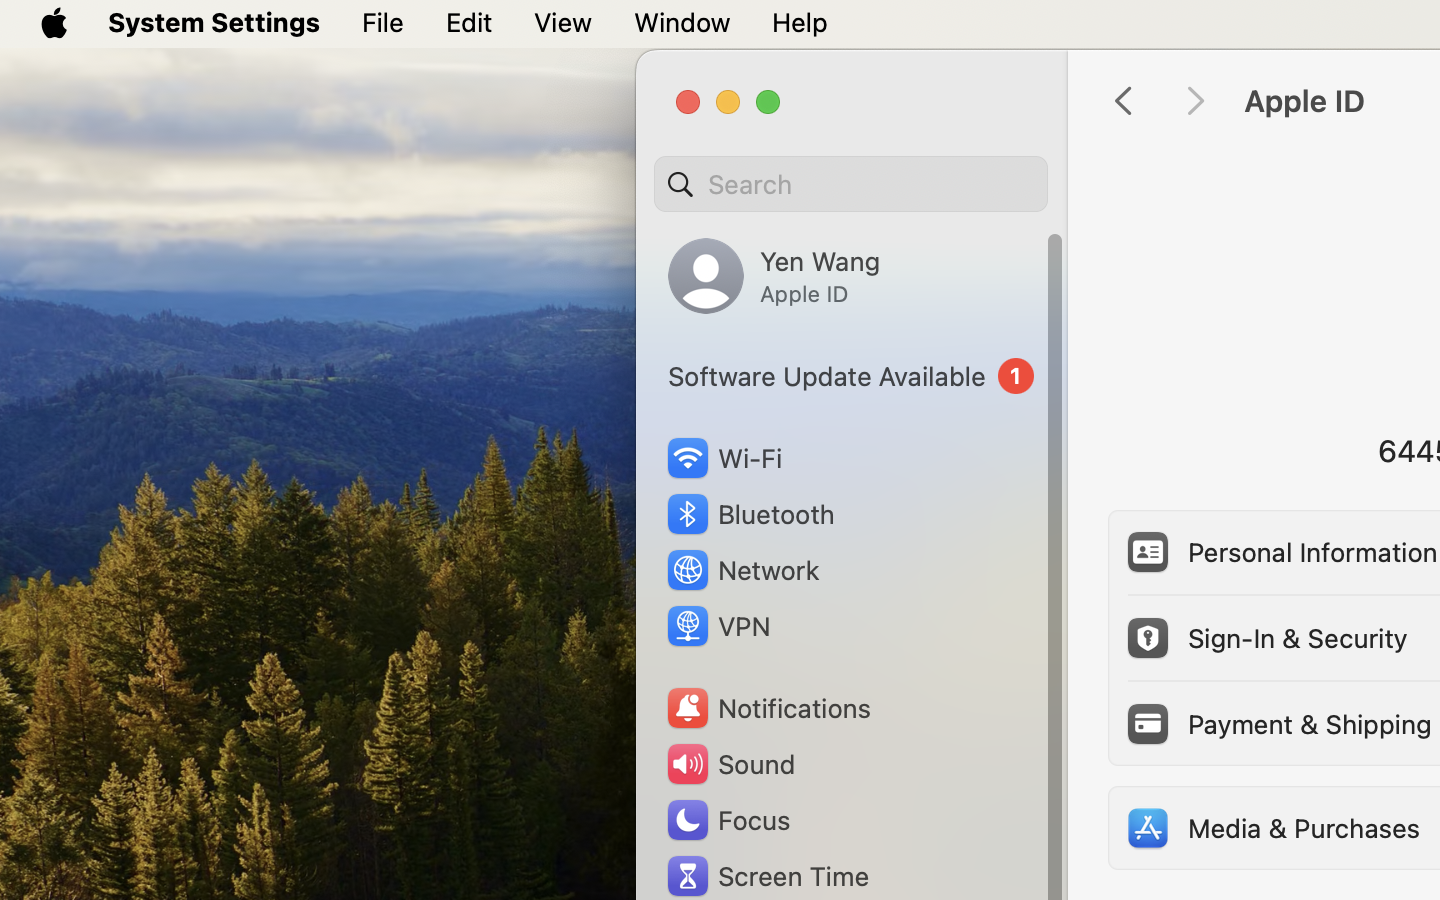  What do you see at coordinates (728, 763) in the screenshot?
I see `'Sound'` at bounding box center [728, 763].